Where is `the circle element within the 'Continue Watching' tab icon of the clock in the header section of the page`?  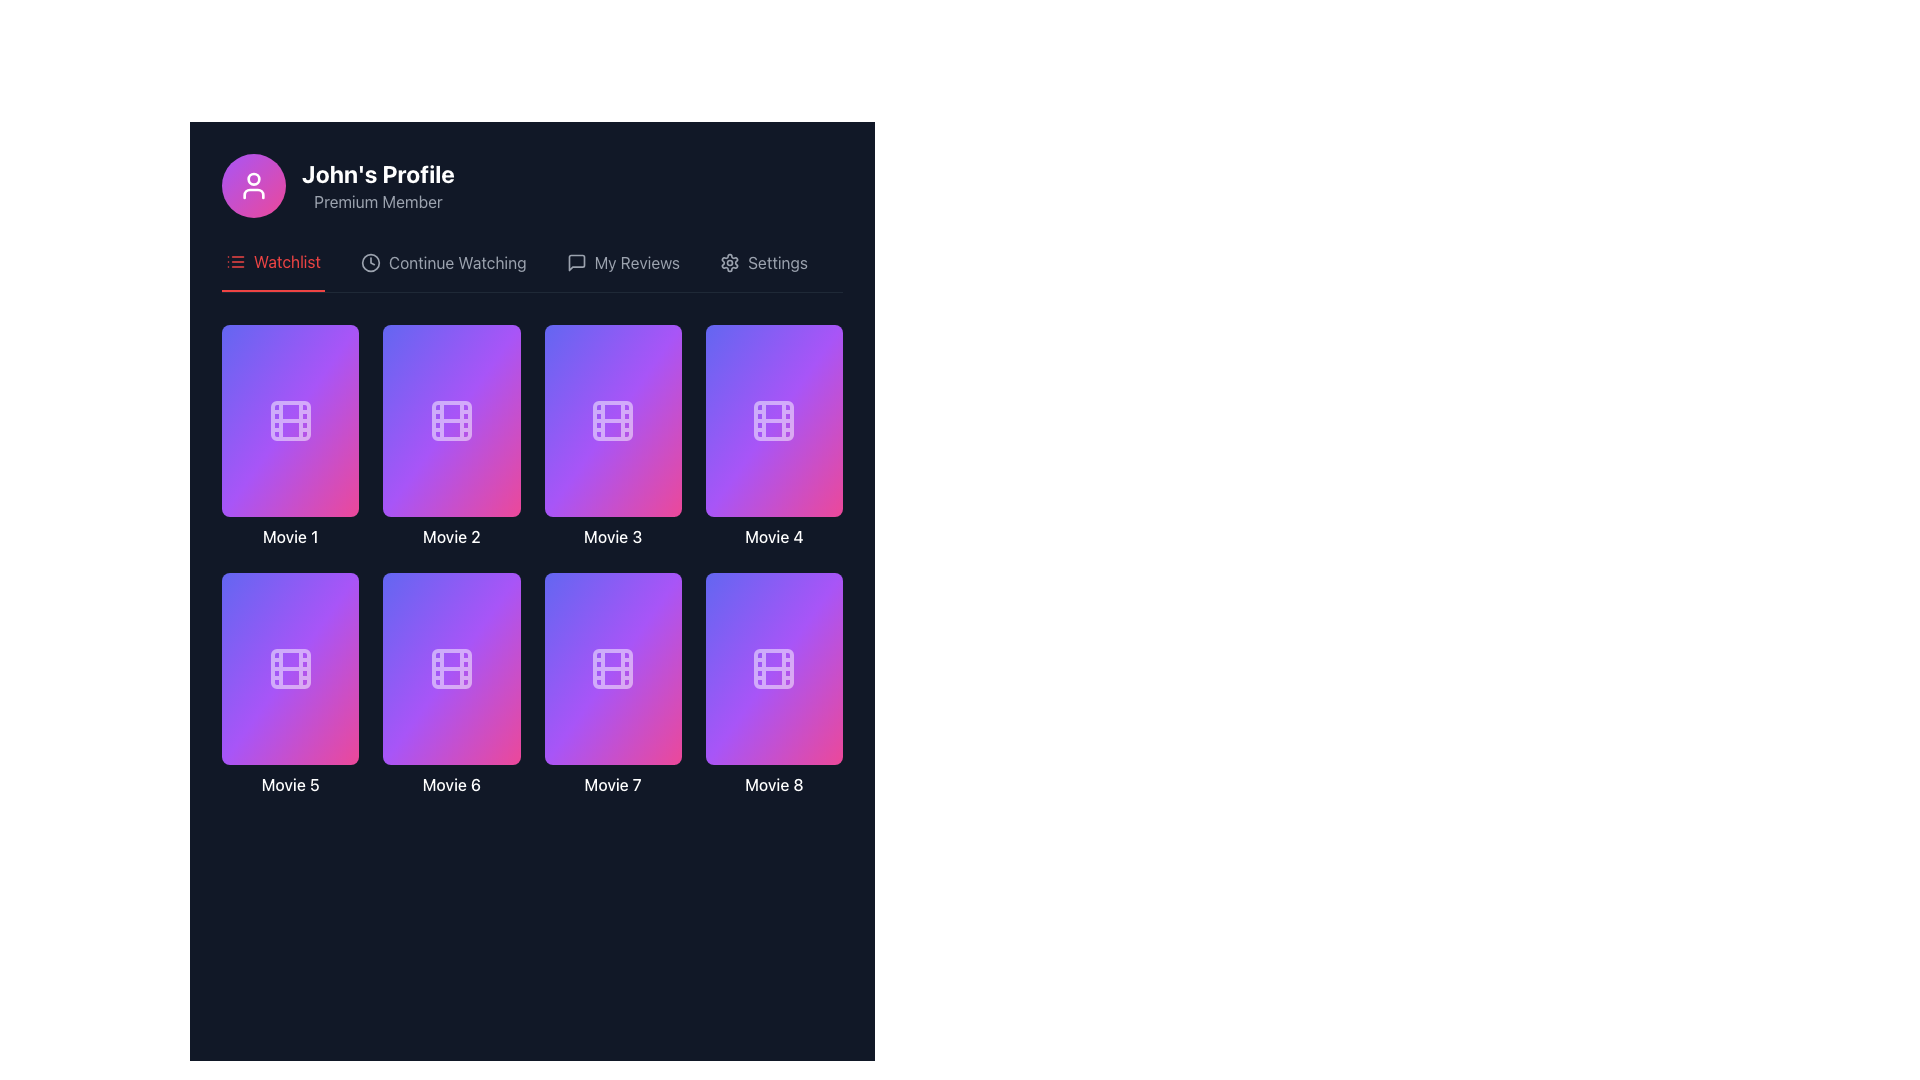 the circle element within the 'Continue Watching' tab icon of the clock in the header section of the page is located at coordinates (370, 261).